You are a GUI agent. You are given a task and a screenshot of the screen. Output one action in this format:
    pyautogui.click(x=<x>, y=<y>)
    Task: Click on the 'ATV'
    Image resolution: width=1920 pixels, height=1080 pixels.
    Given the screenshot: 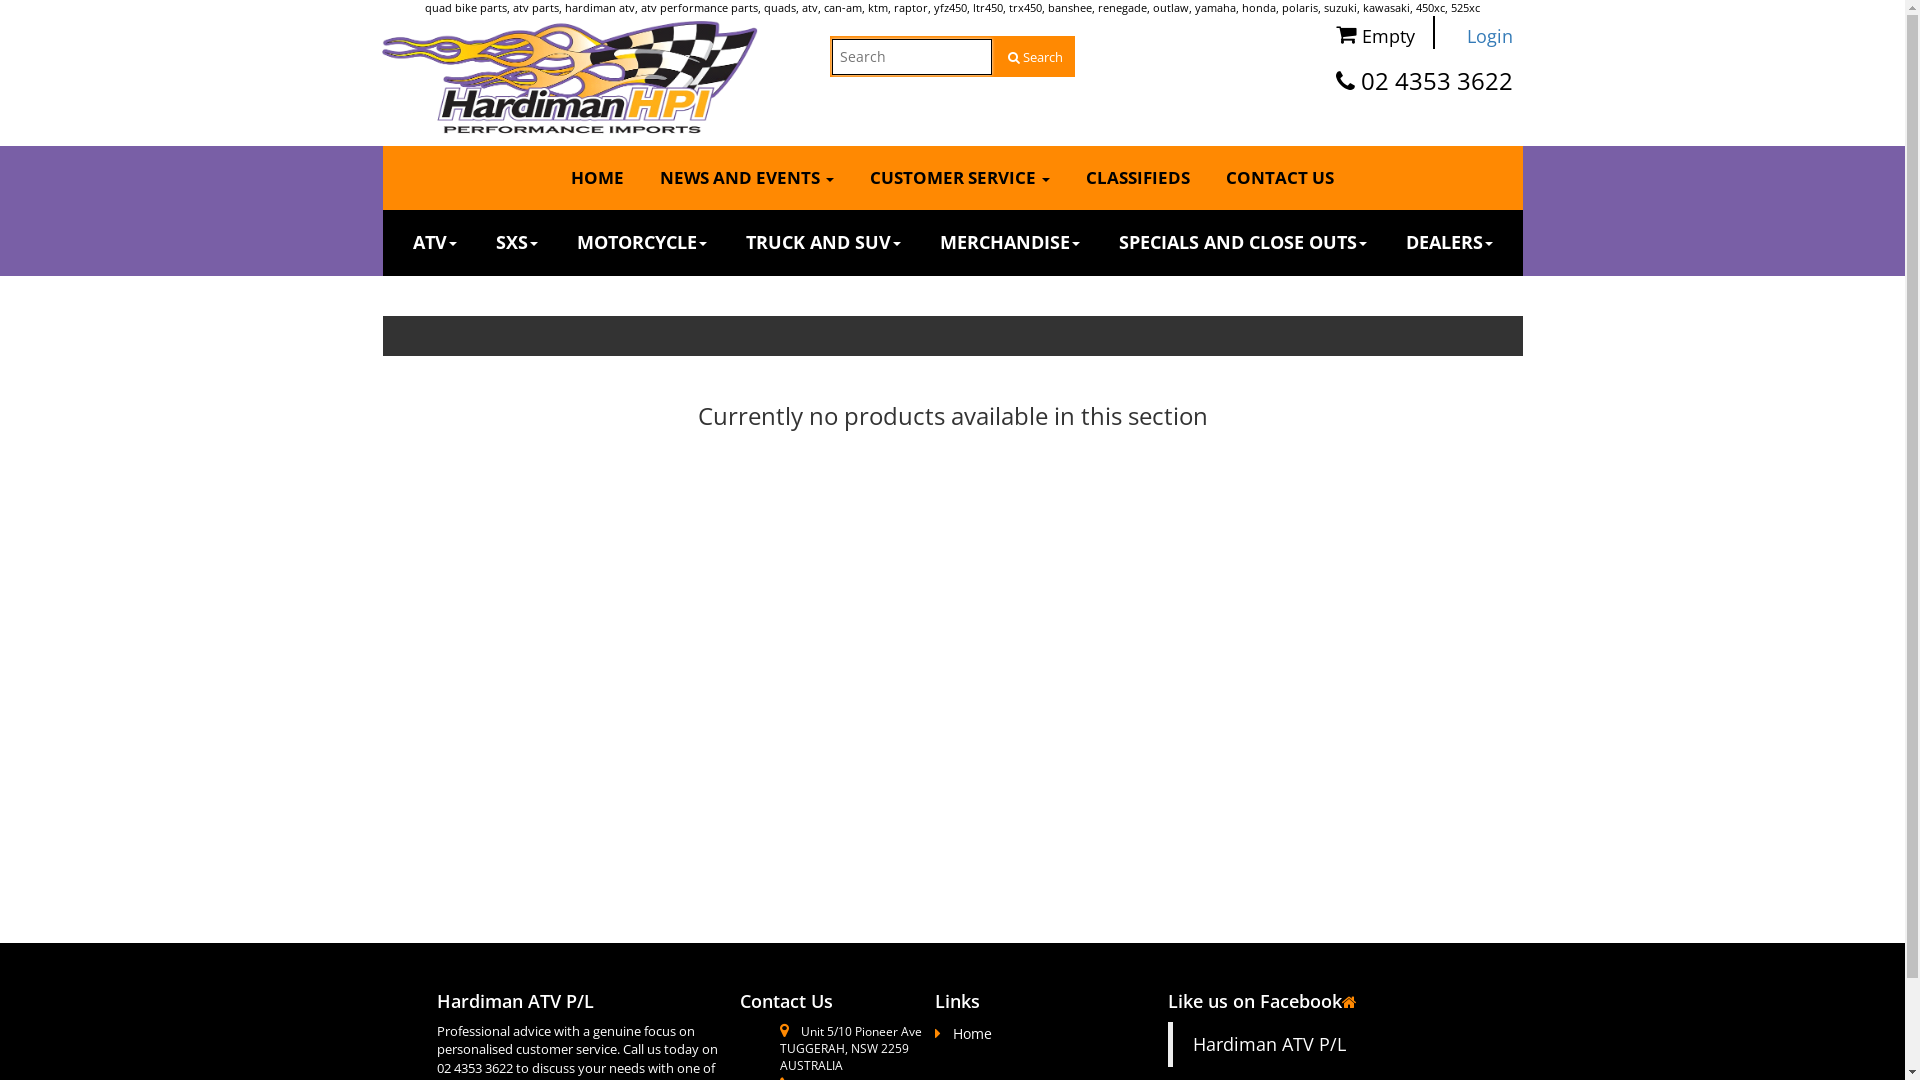 What is the action you would take?
    pyautogui.click(x=393, y=242)
    